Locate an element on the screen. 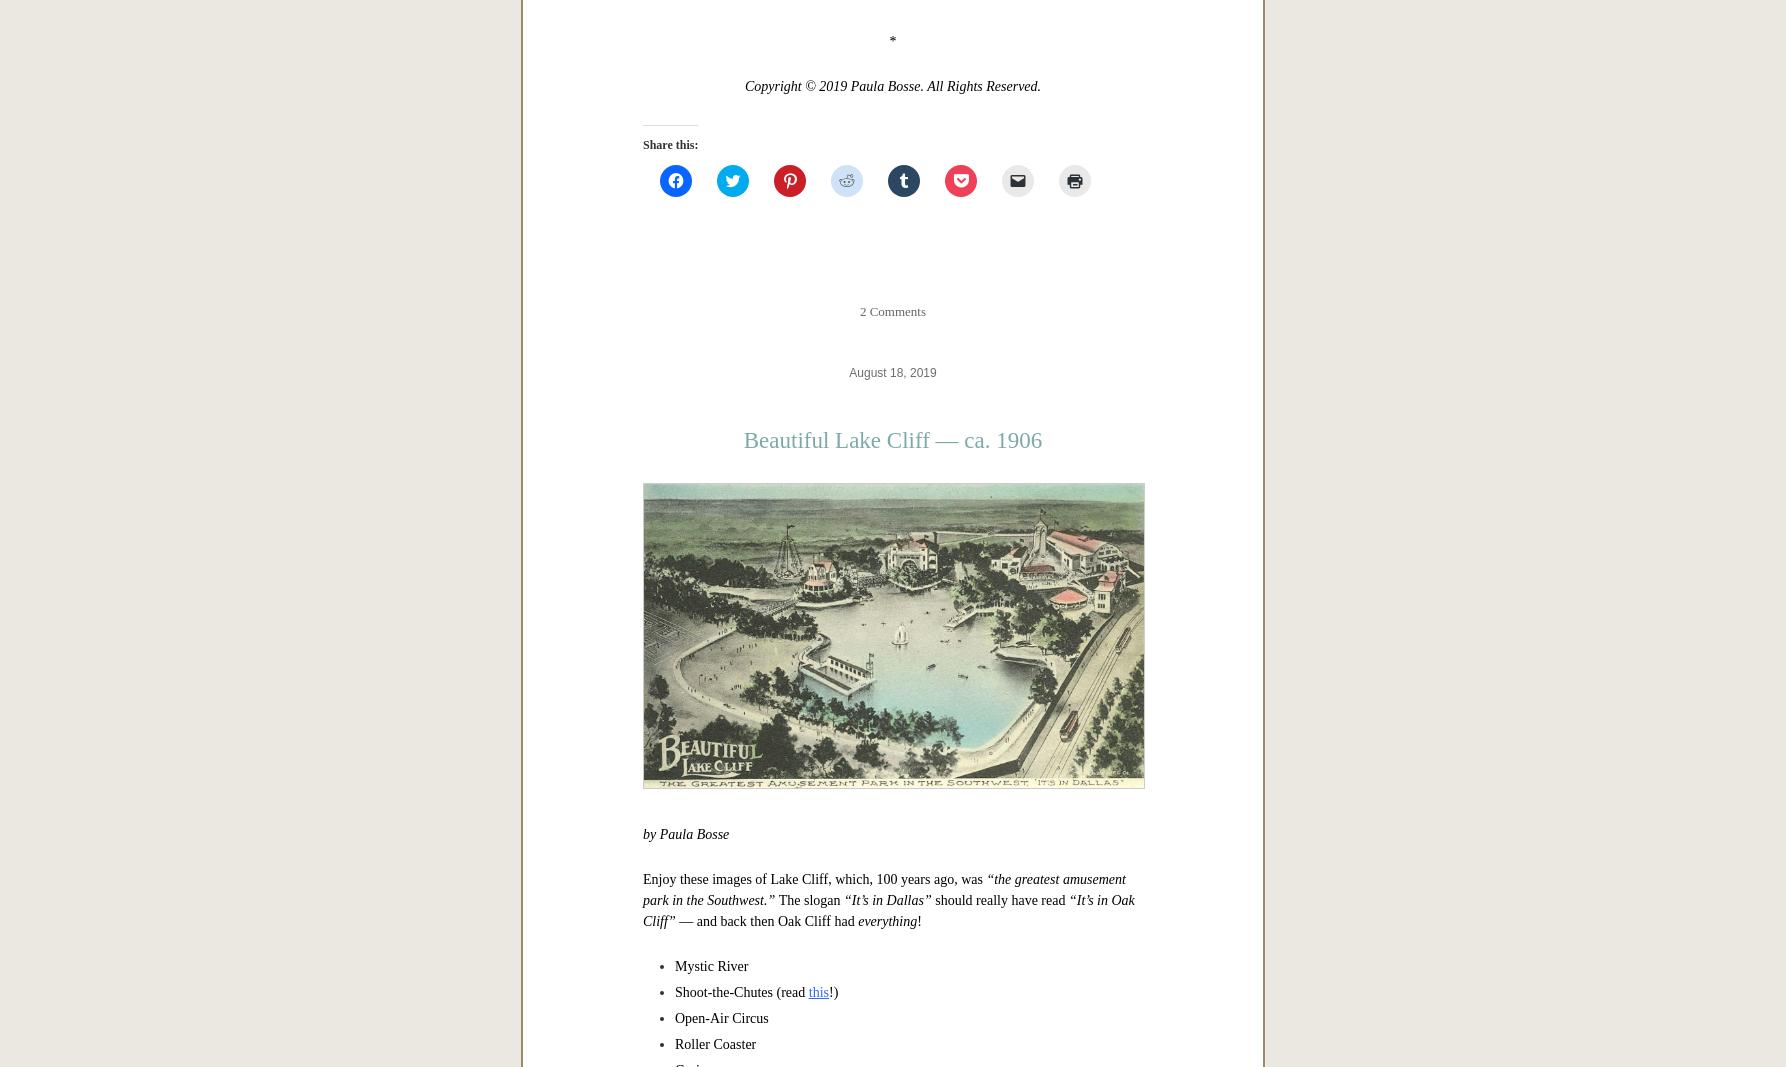 Image resolution: width=1786 pixels, height=1067 pixels. '— and back then Oak Cliff had' is located at coordinates (765, 920).